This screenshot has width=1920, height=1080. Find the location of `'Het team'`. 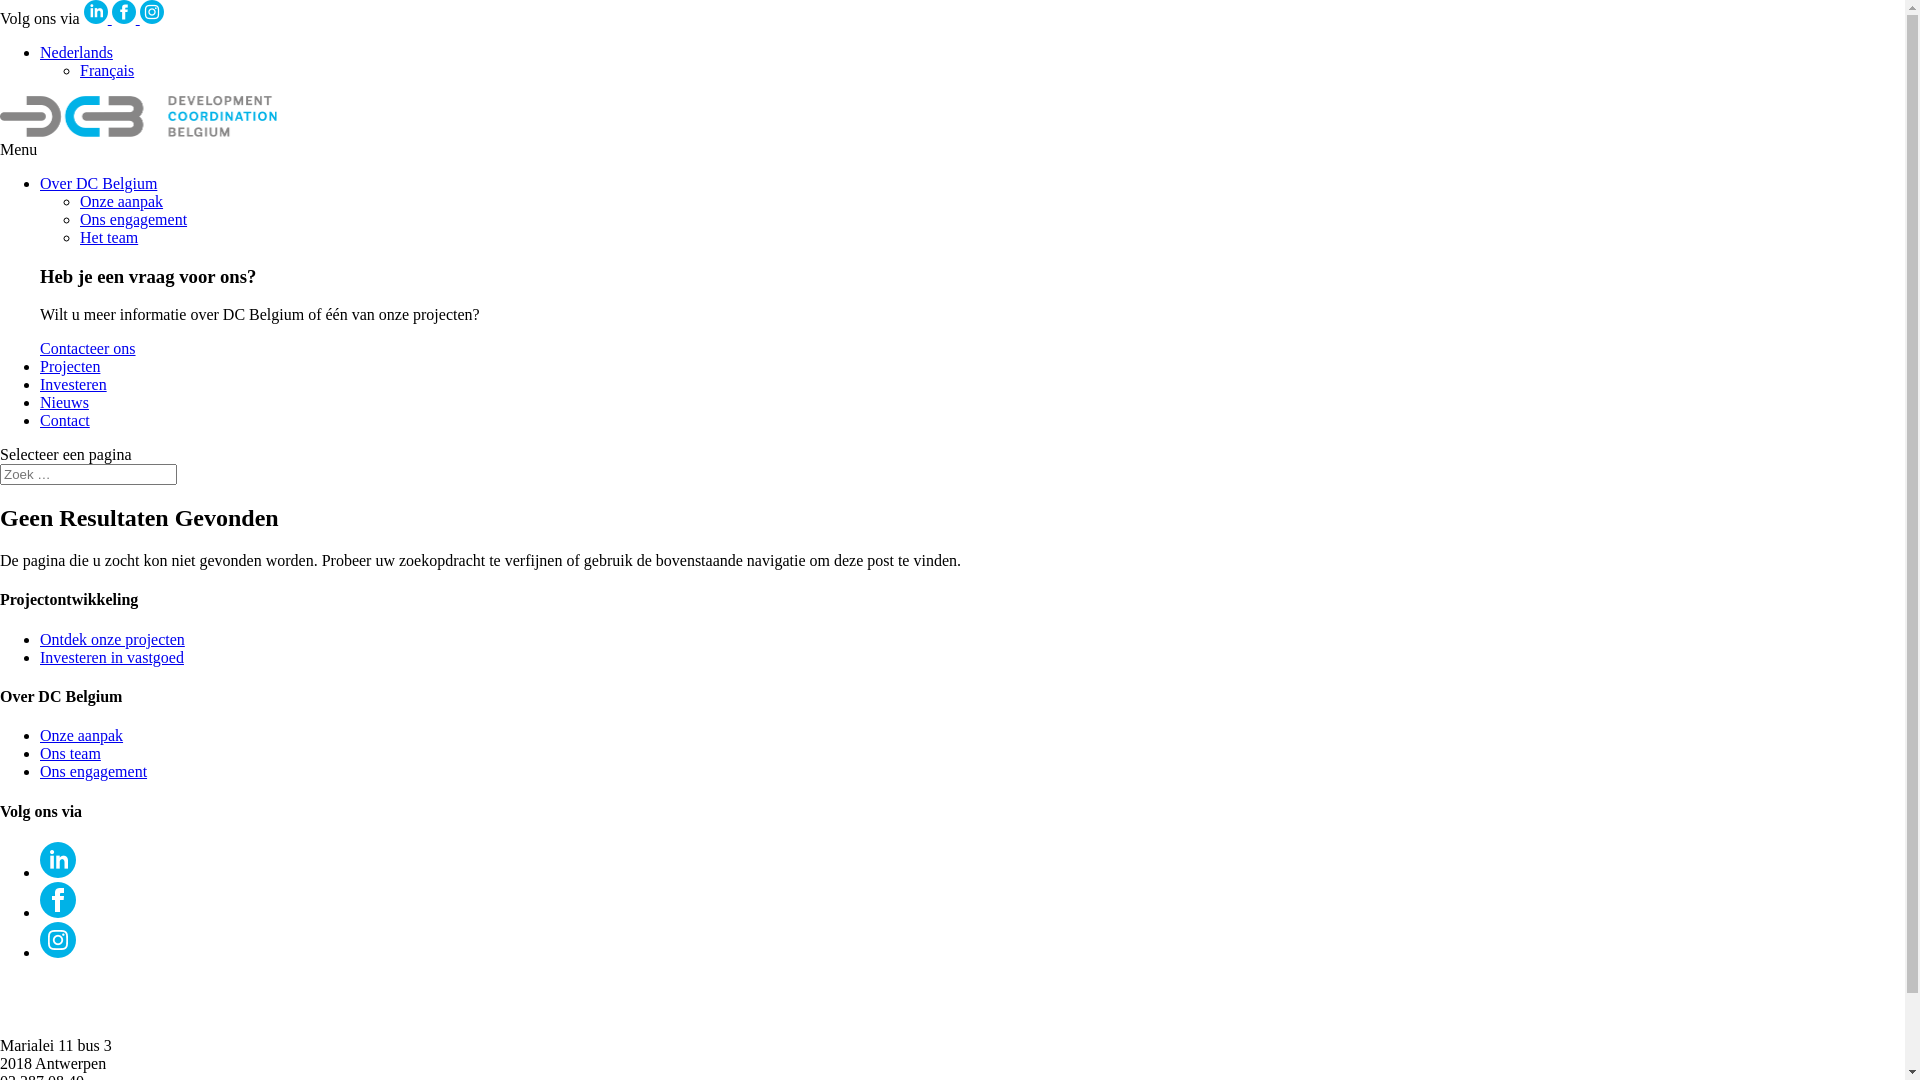

'Het team' is located at coordinates (108, 236).